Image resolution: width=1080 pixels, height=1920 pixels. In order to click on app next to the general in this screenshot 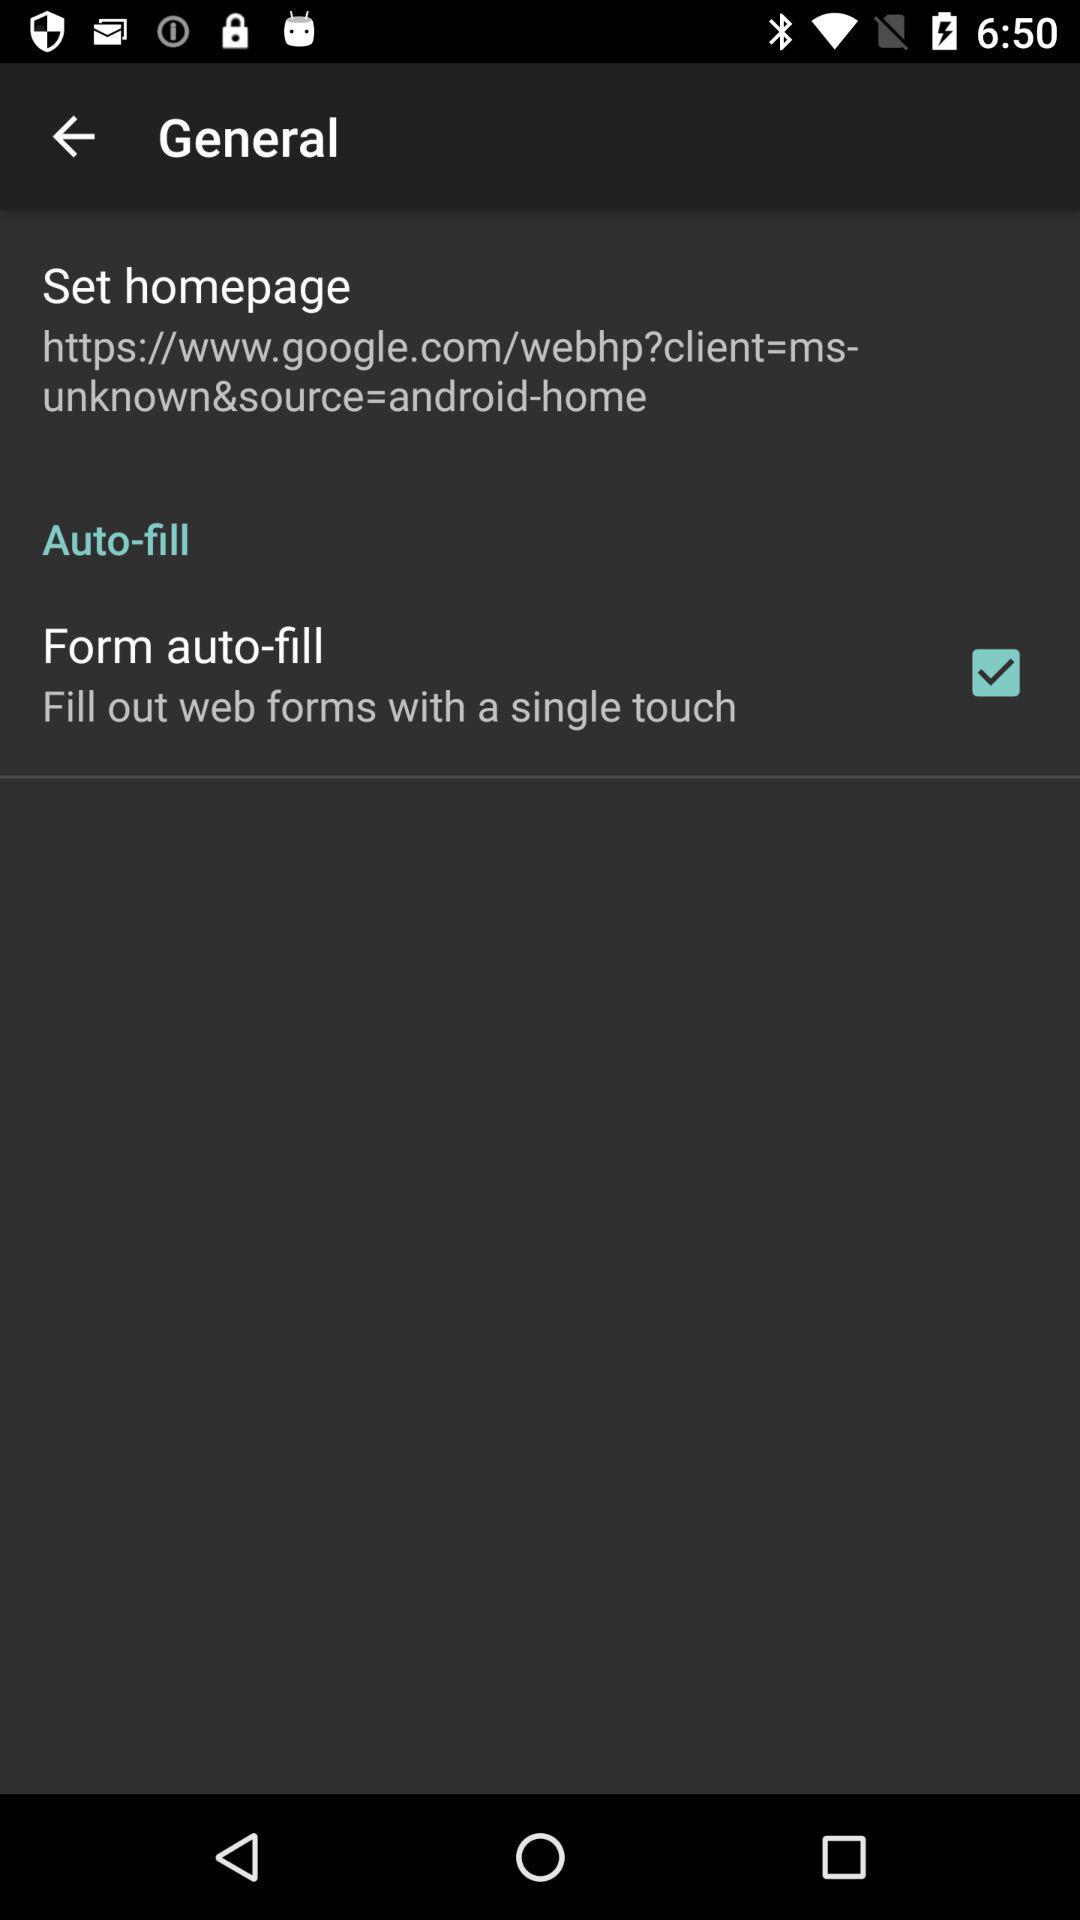, I will do `click(72, 135)`.